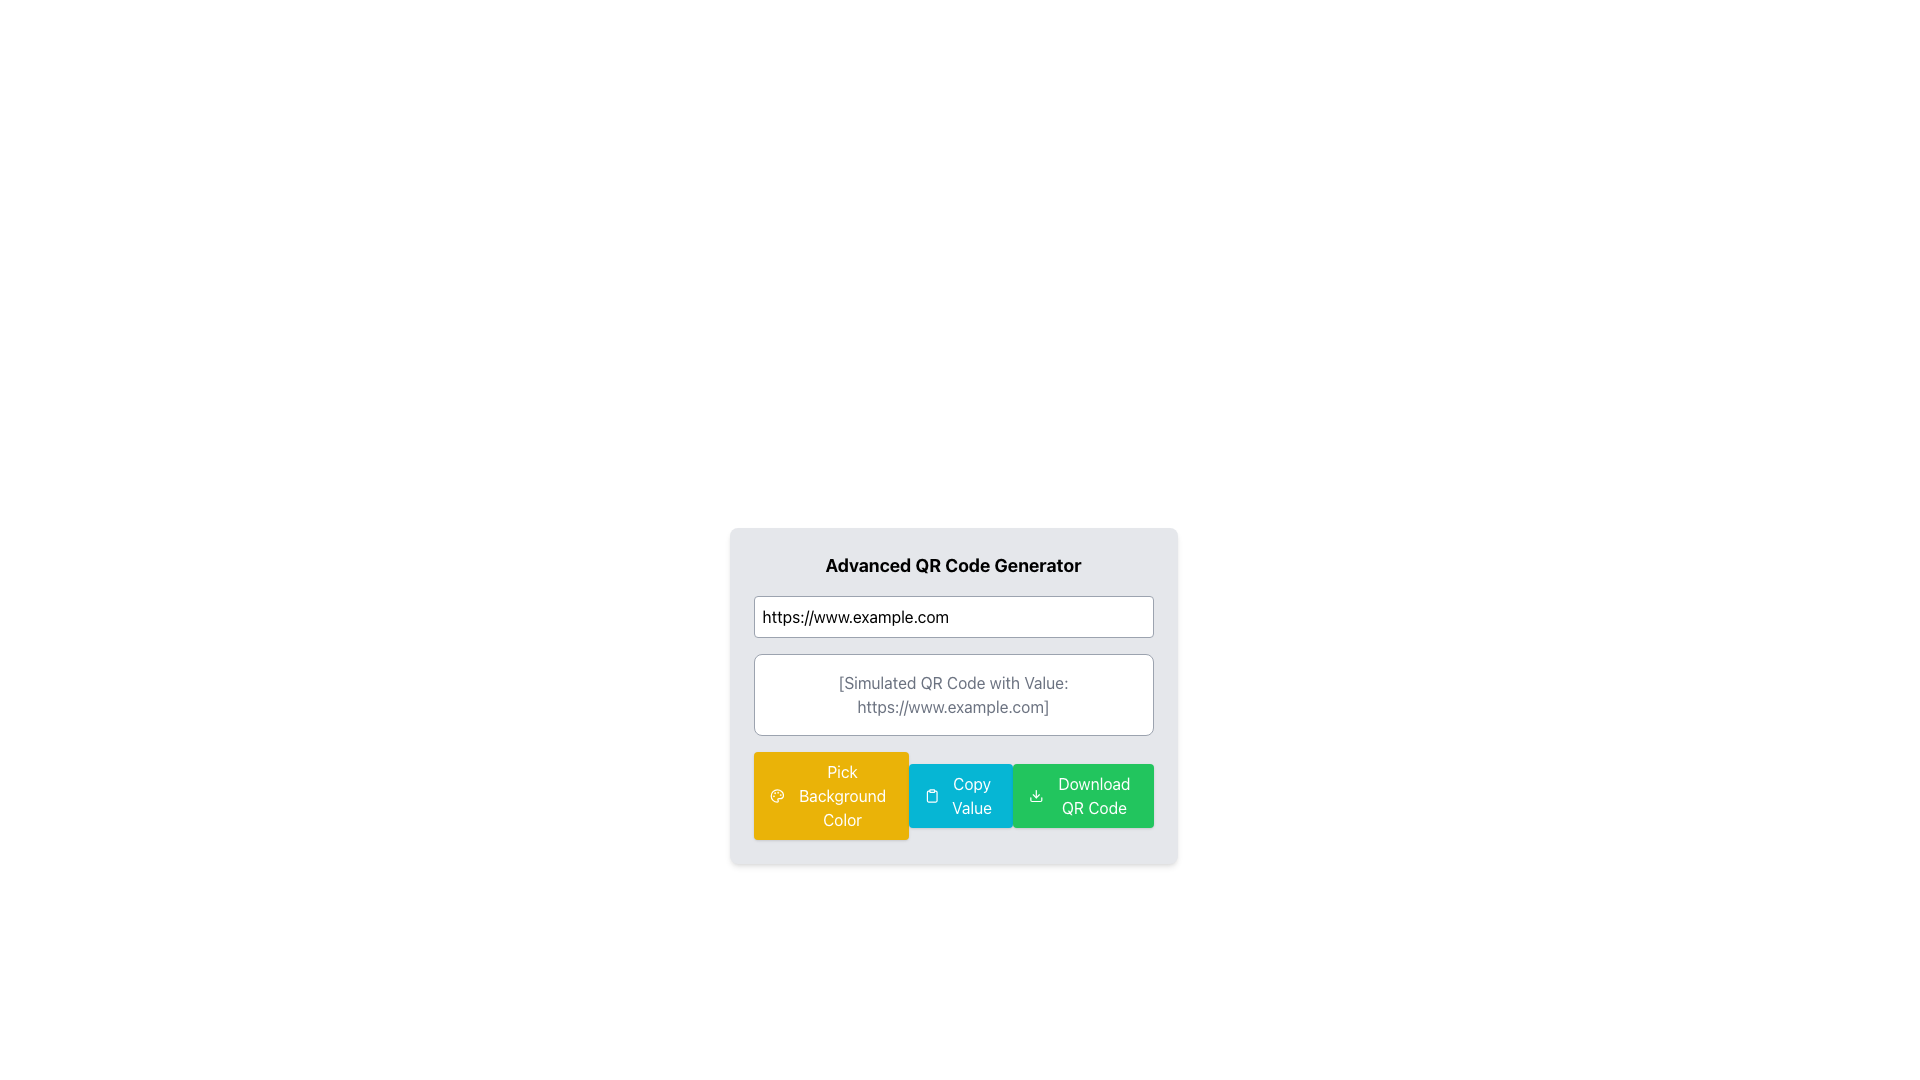 This screenshot has width=1920, height=1080. Describe the element at coordinates (952, 693) in the screenshot. I see `the centrally positioned Text Display that provides information about the simulated QR code content, located below the input field and above a row of colored buttons` at that location.